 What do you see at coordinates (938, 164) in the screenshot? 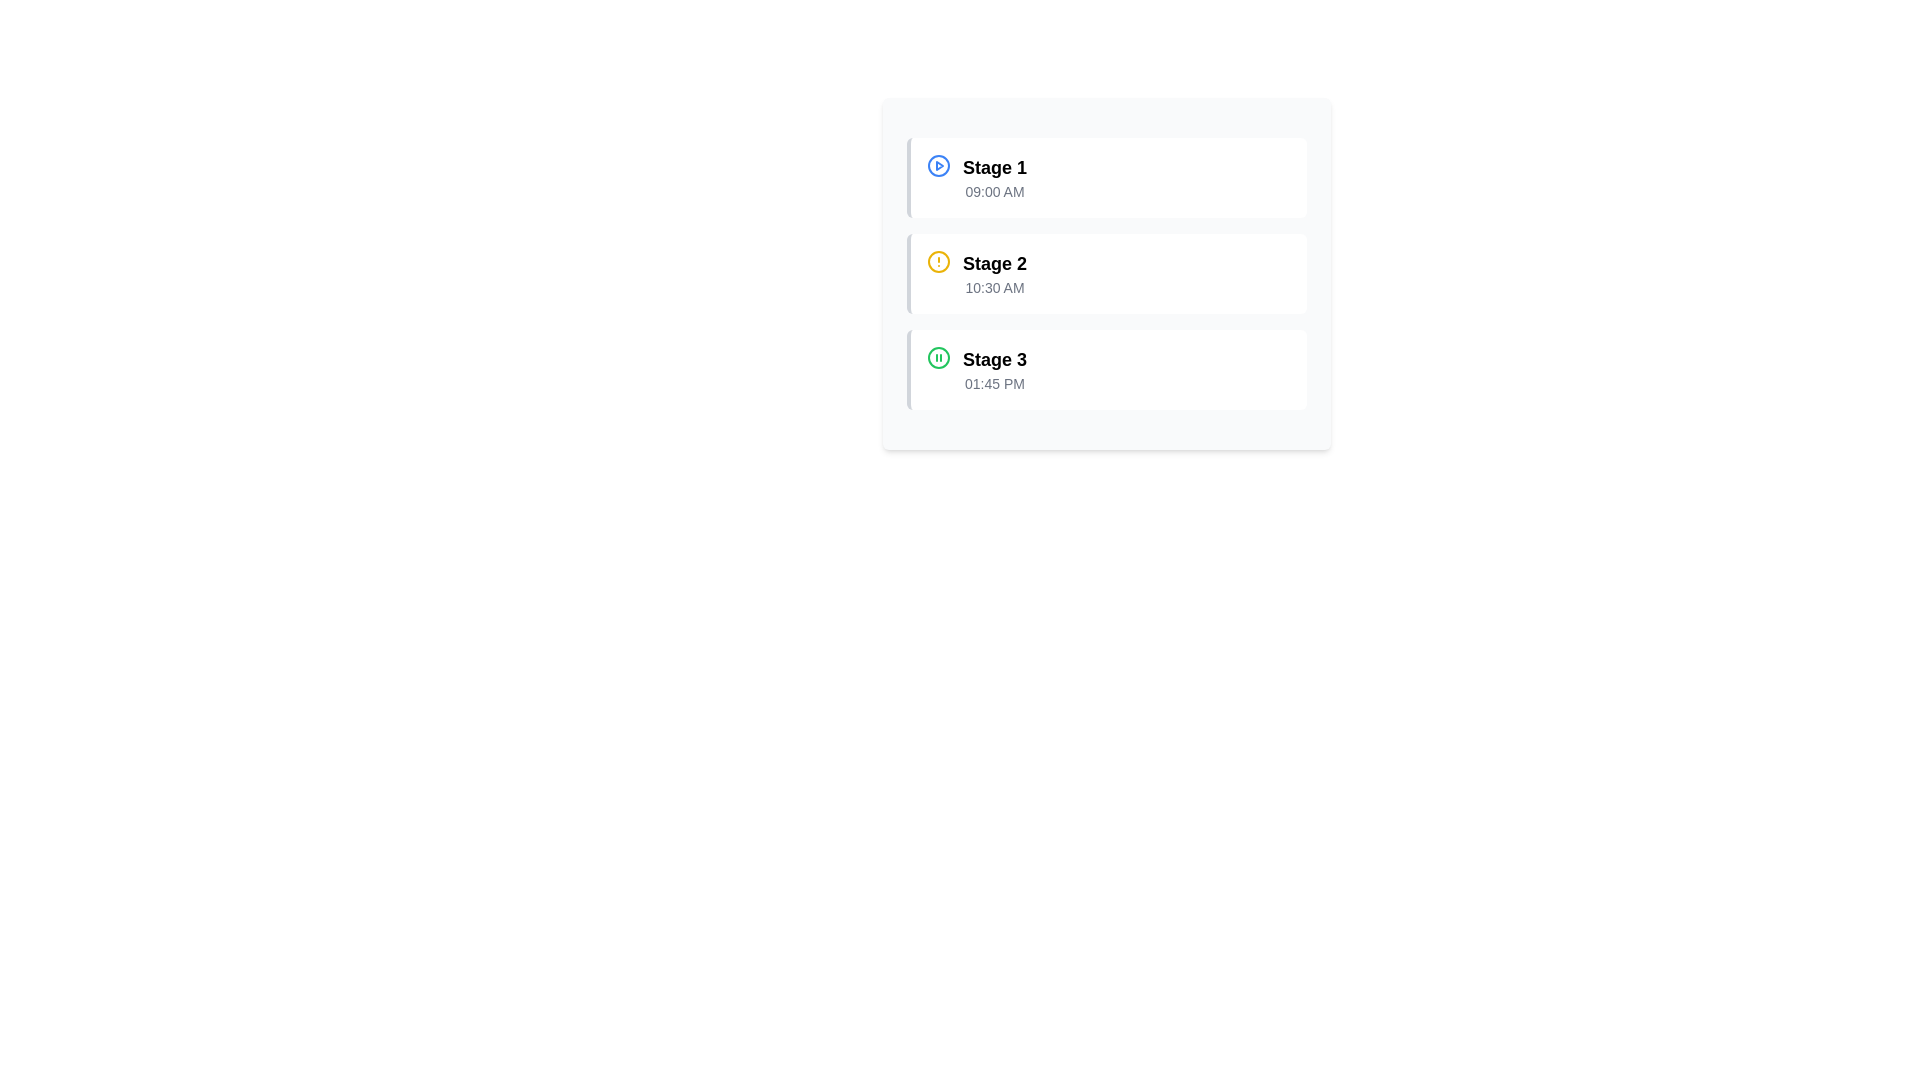
I see `the circular blue play button icon located to the left of the text 'Stage 1 09:00 AM'` at bounding box center [938, 164].